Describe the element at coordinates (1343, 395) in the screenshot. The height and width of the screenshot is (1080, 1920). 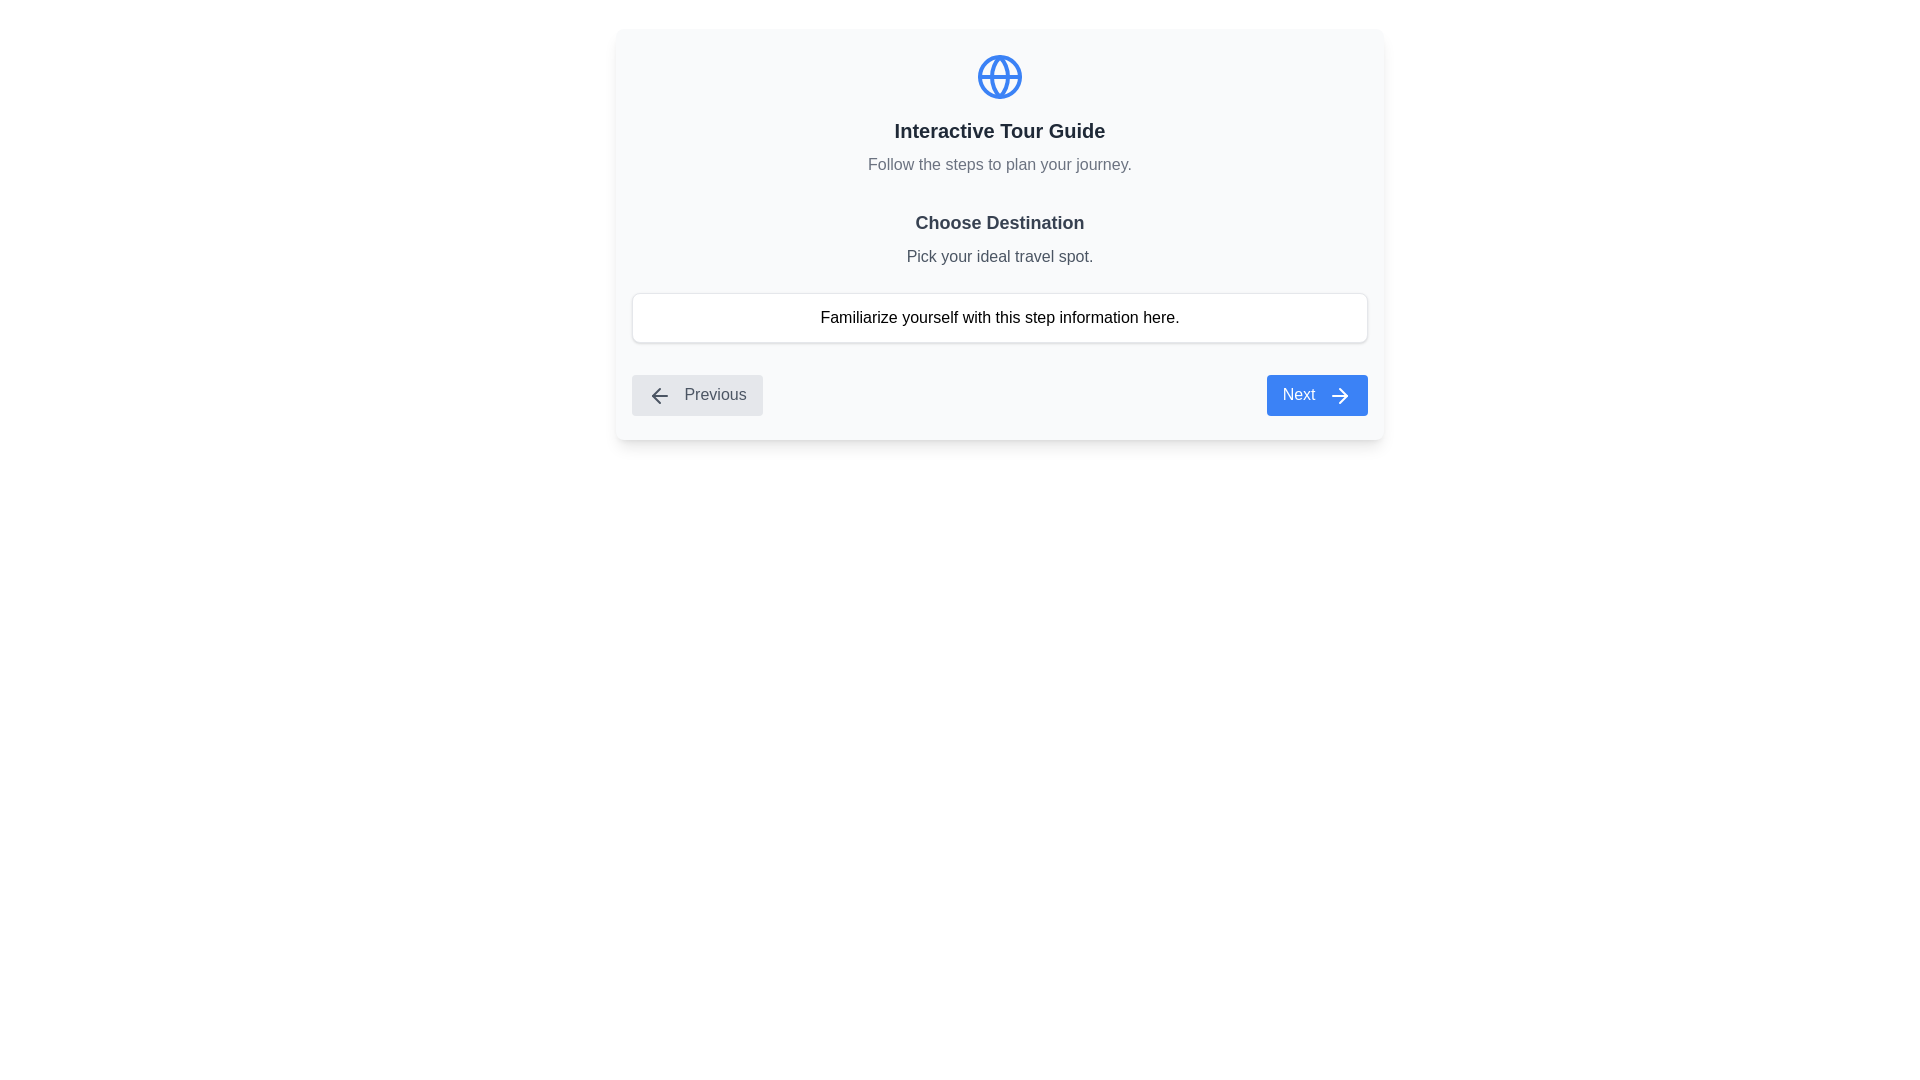
I see `the icon located on the far-right side of the blue 'Next' button, which indicates forward navigation or progression` at that location.